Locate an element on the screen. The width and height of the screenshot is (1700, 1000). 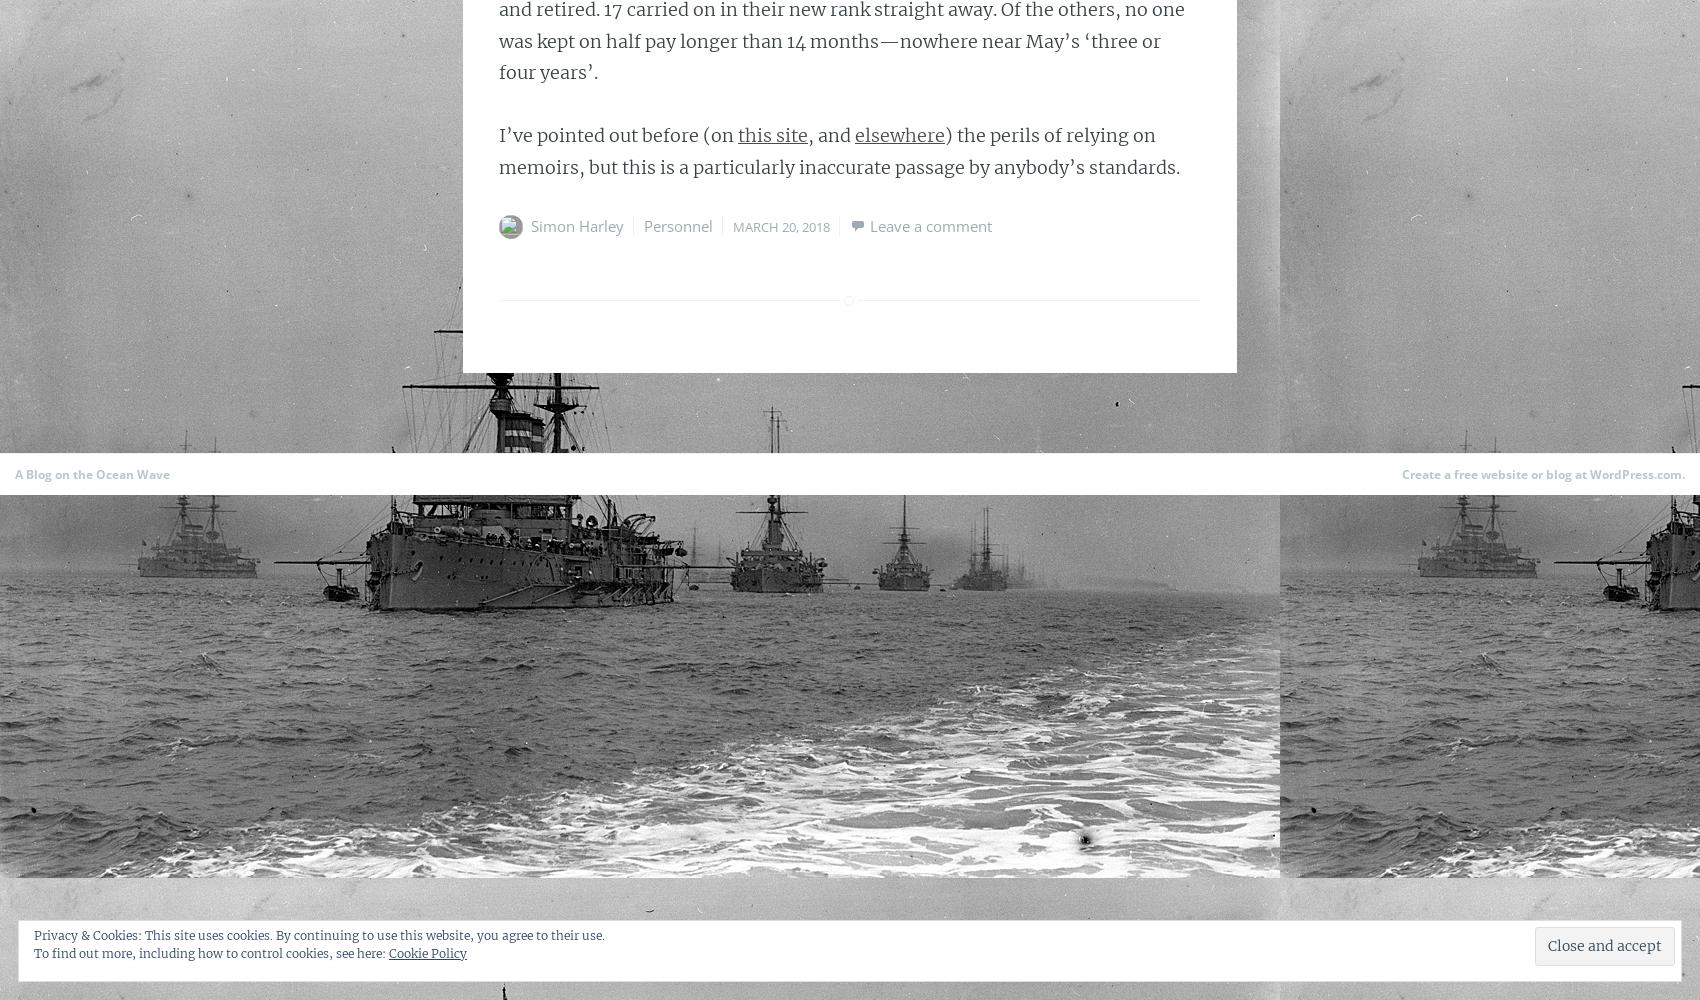
'Create a free website or blog at WordPress.com.' is located at coordinates (1543, 473).